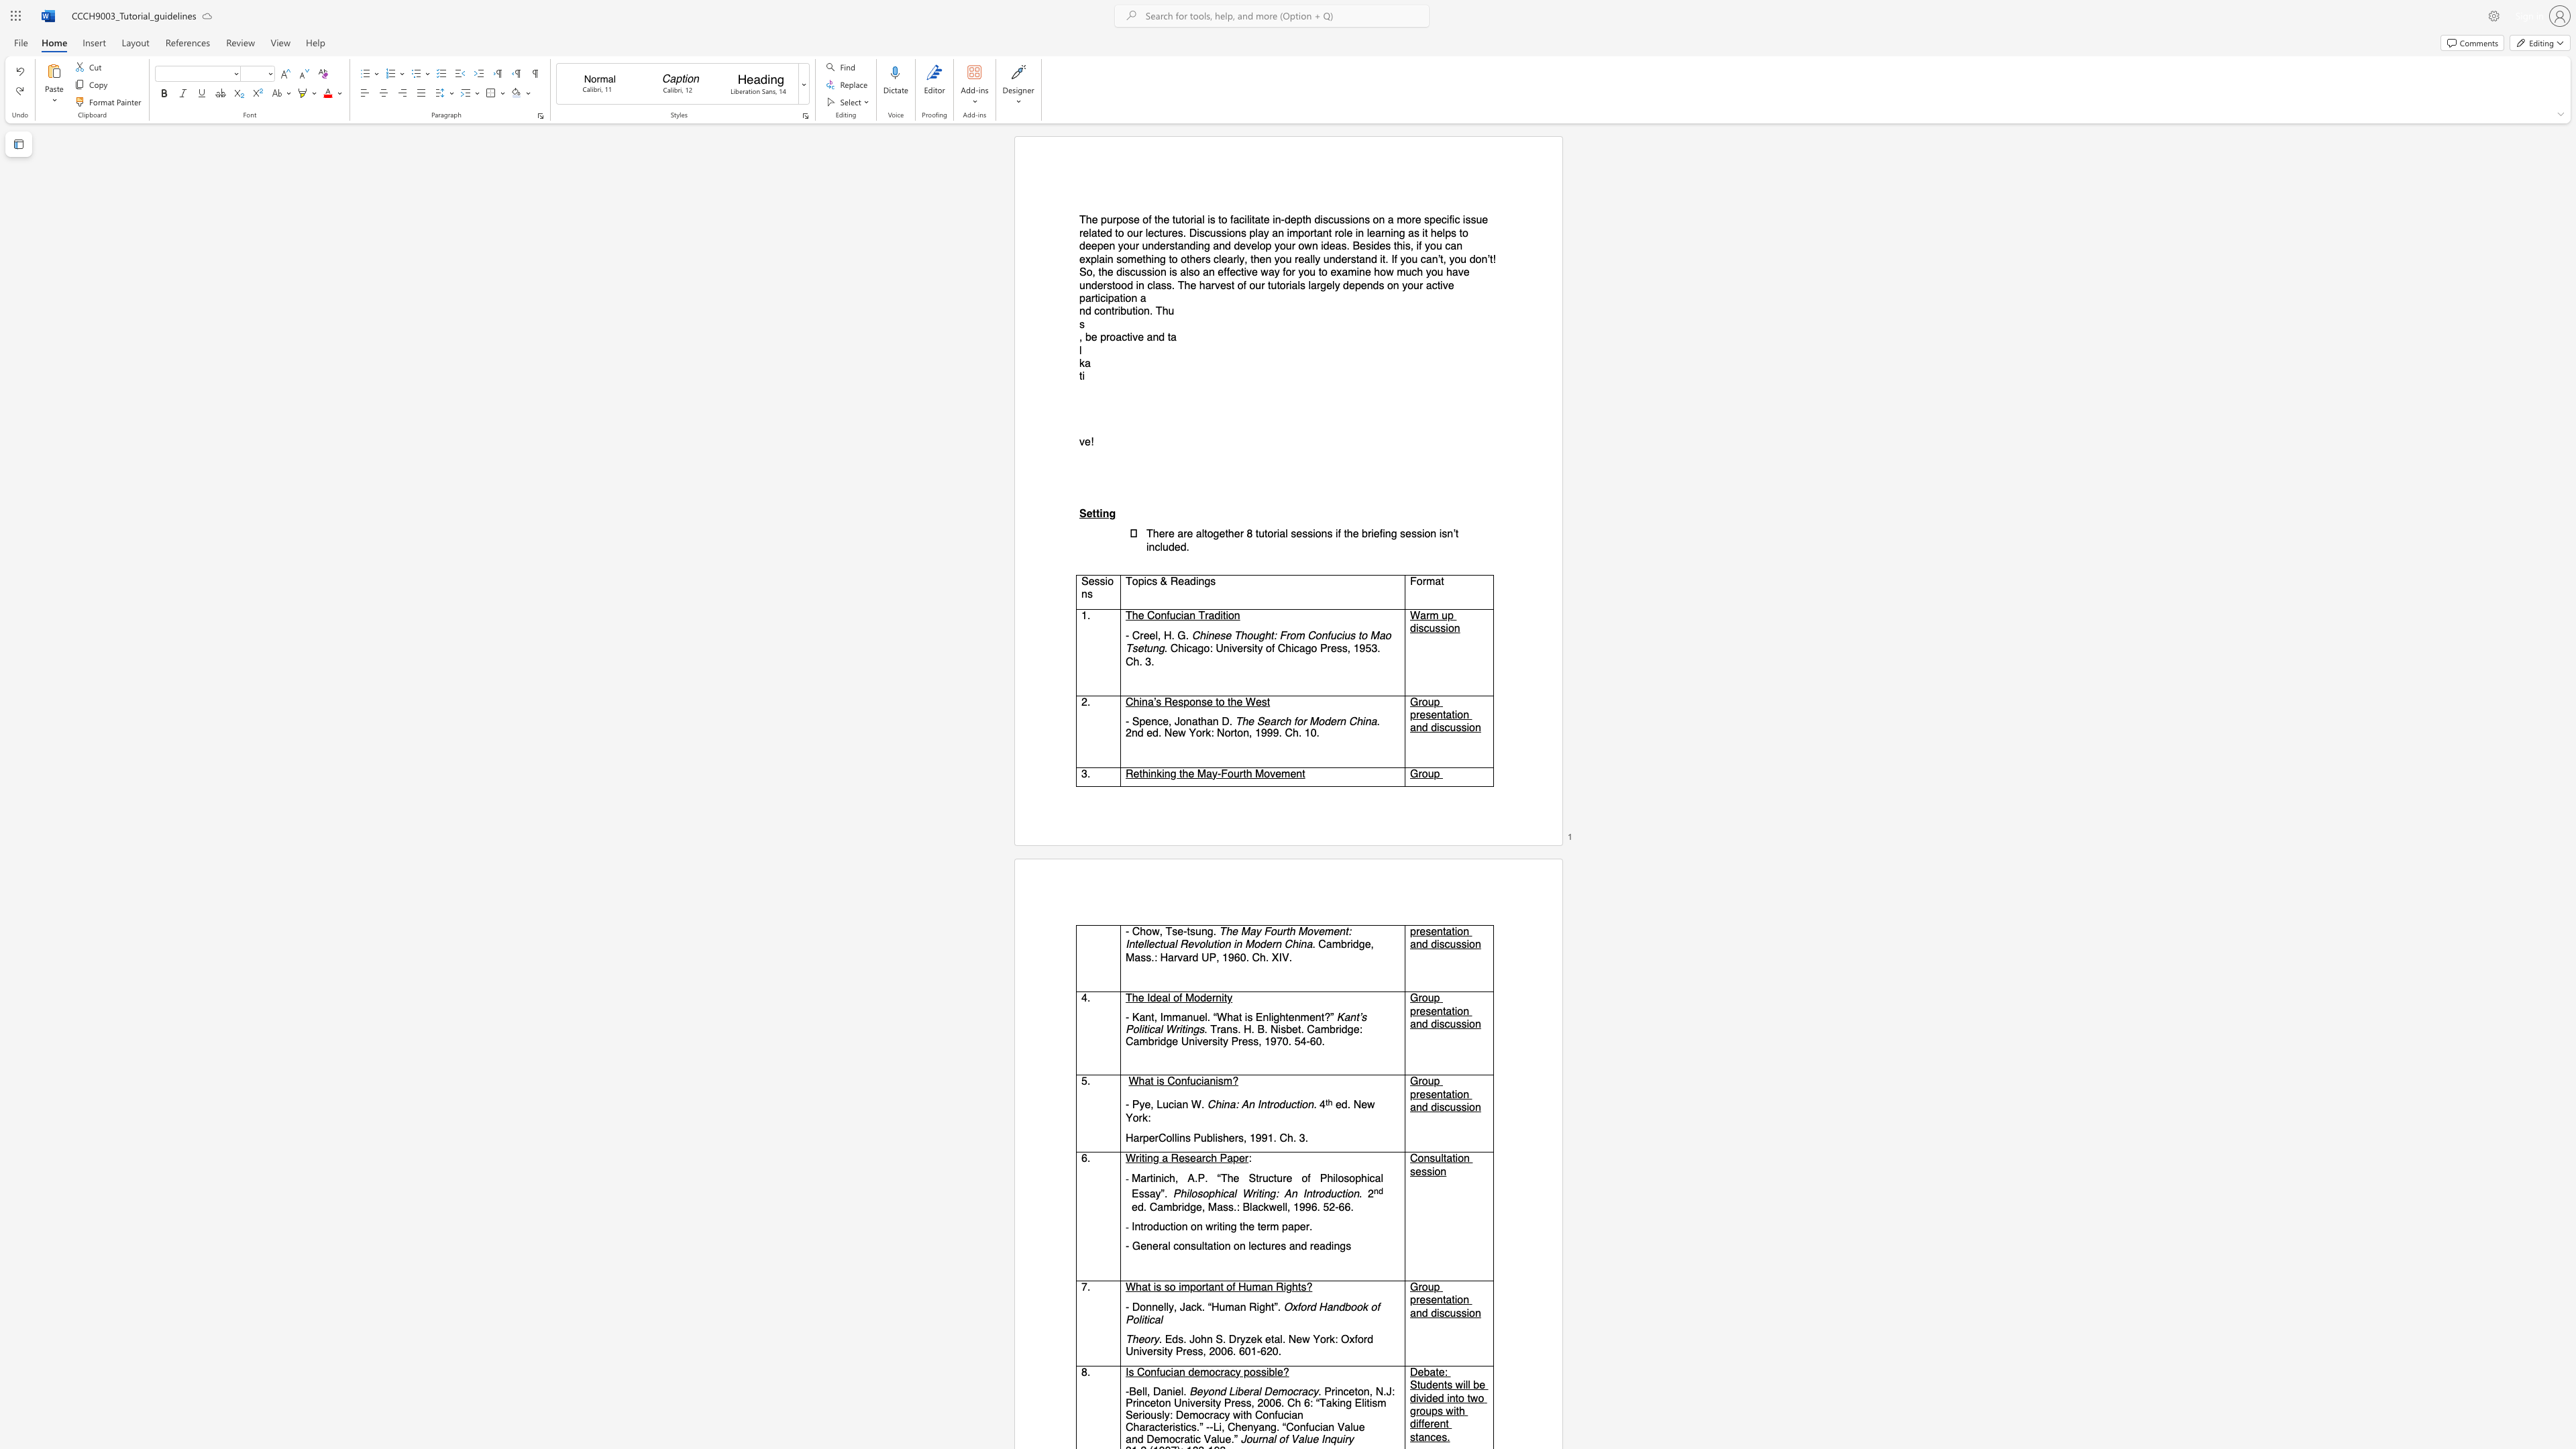  I want to click on the 1th character "," in the text, so click(1080, 336).